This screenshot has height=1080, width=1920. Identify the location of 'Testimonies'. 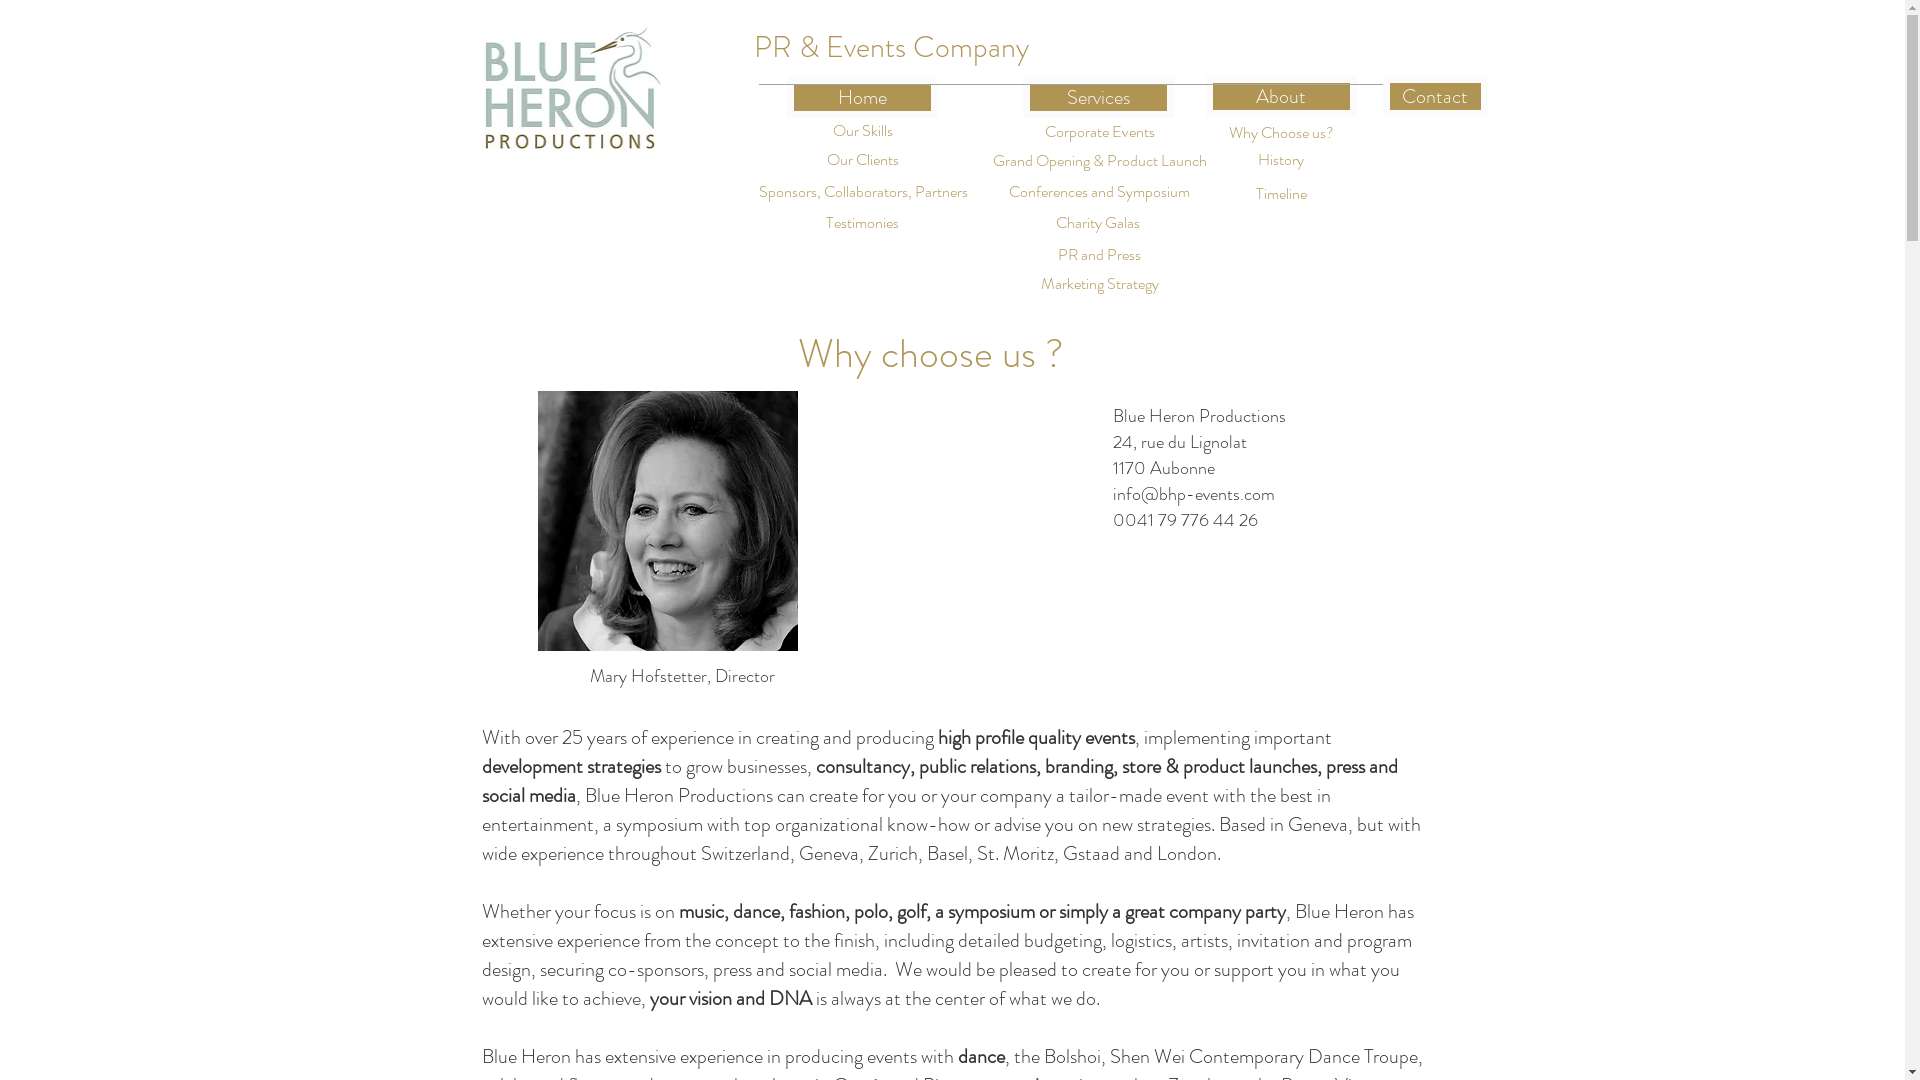
(863, 223).